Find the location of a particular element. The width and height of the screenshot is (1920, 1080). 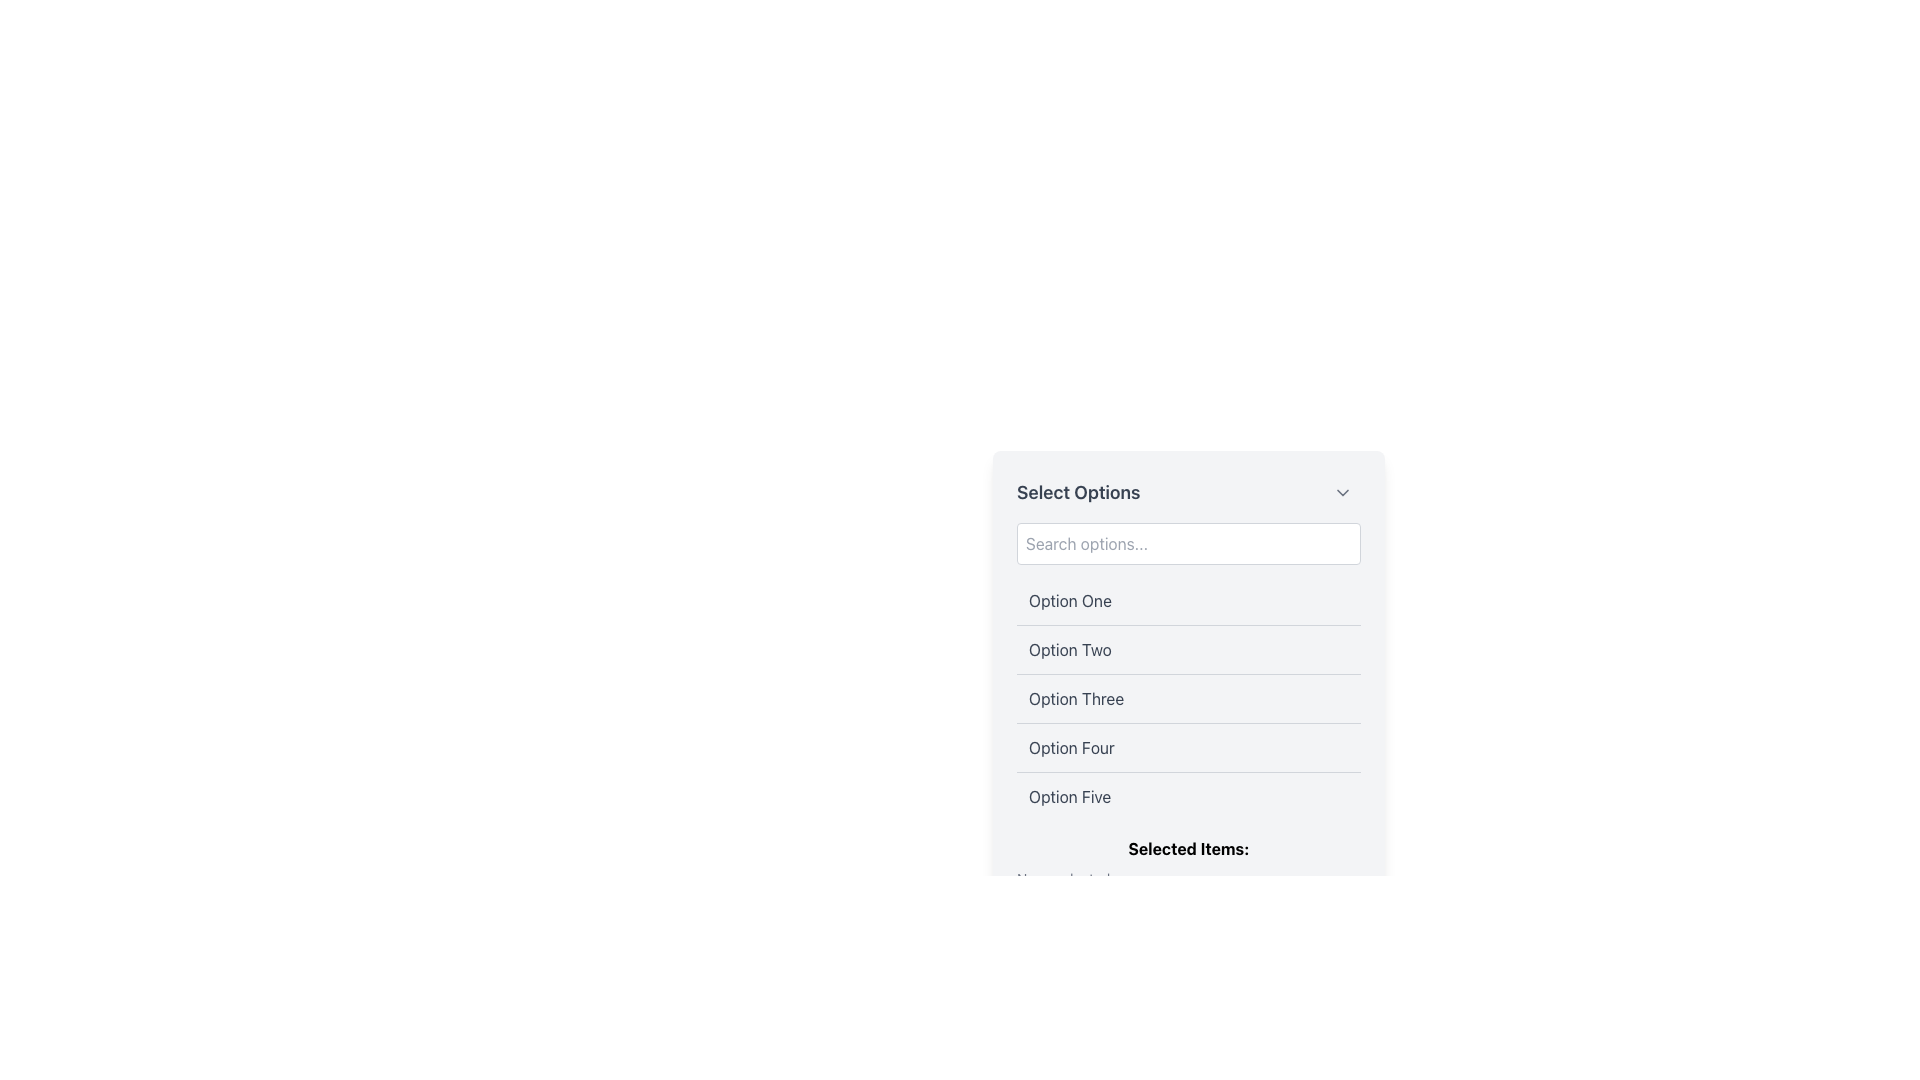

the third selectable option in the dropdown menu is located at coordinates (1189, 697).